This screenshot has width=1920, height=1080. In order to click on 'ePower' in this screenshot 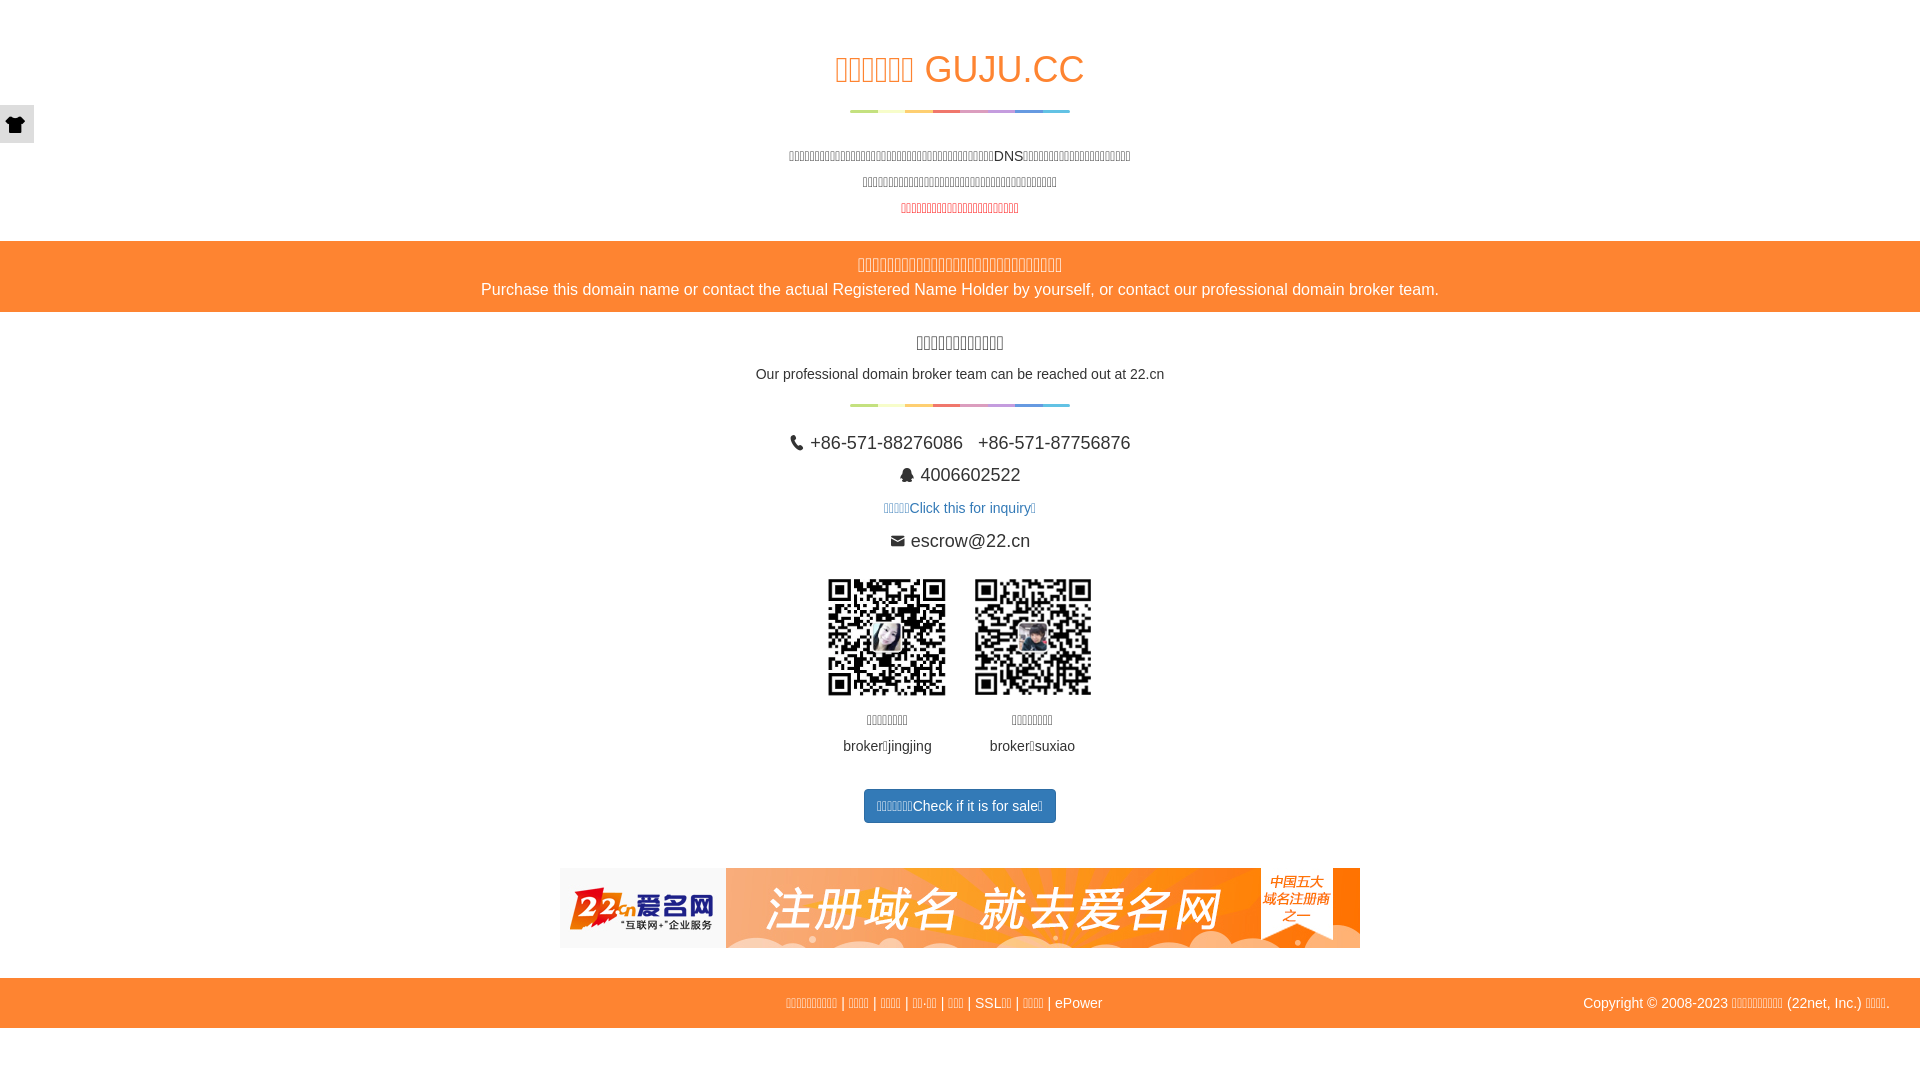, I will do `click(1077, 1002)`.